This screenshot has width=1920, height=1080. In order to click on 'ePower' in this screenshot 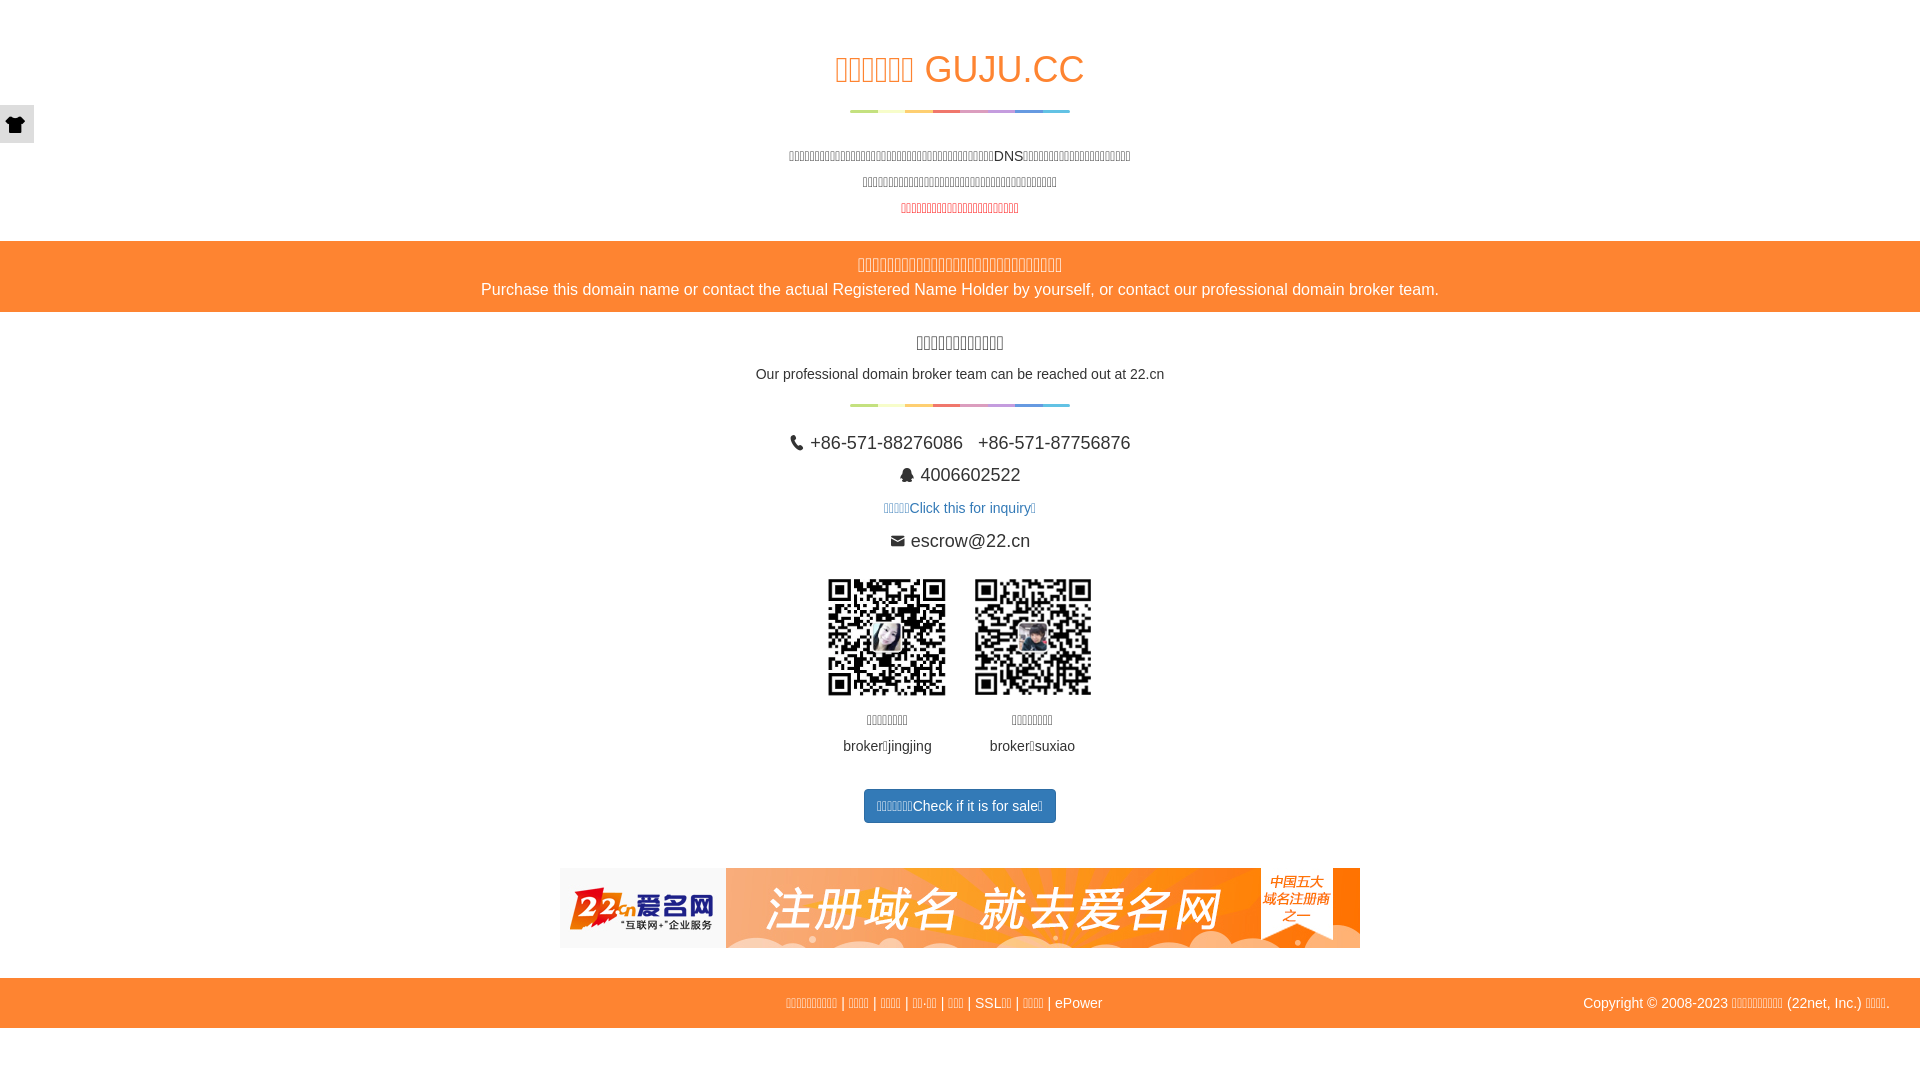, I will do `click(1077, 1002)`.